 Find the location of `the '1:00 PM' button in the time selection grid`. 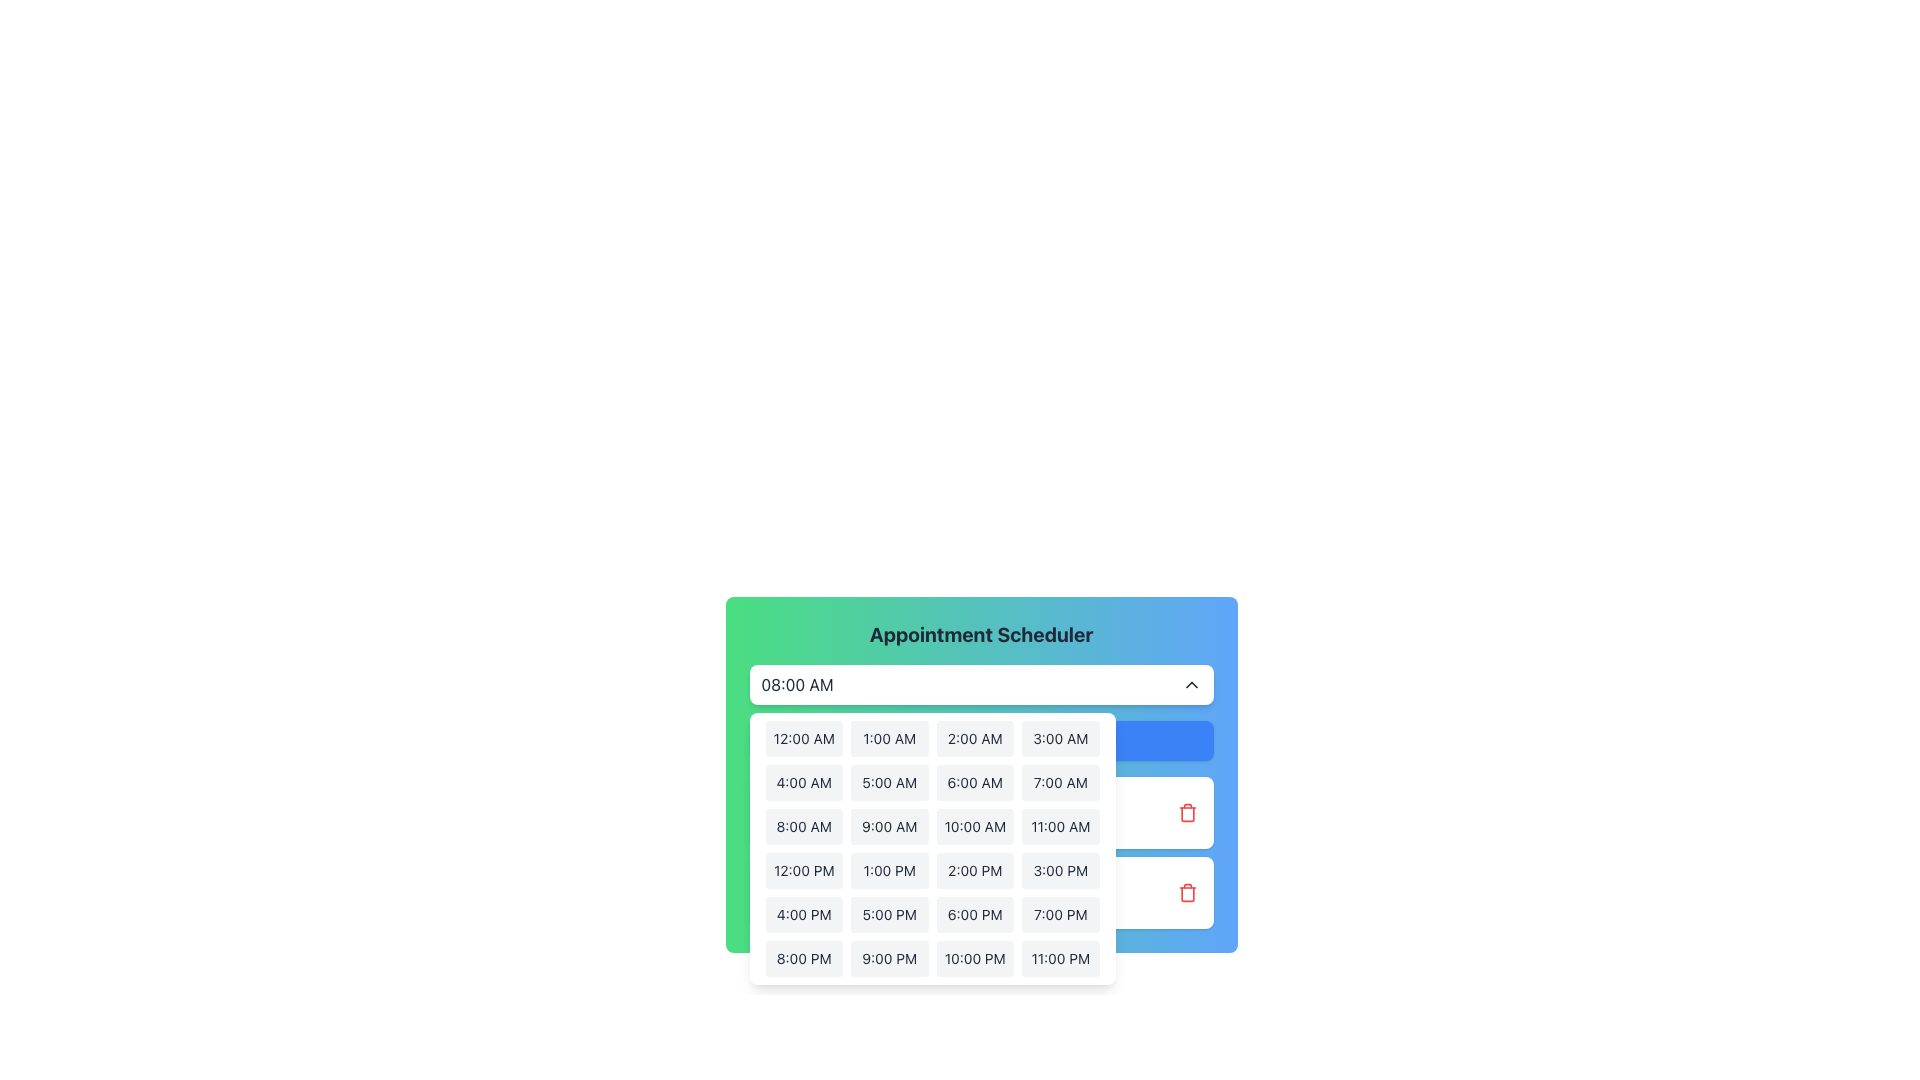

the '1:00 PM' button in the time selection grid is located at coordinates (888, 870).